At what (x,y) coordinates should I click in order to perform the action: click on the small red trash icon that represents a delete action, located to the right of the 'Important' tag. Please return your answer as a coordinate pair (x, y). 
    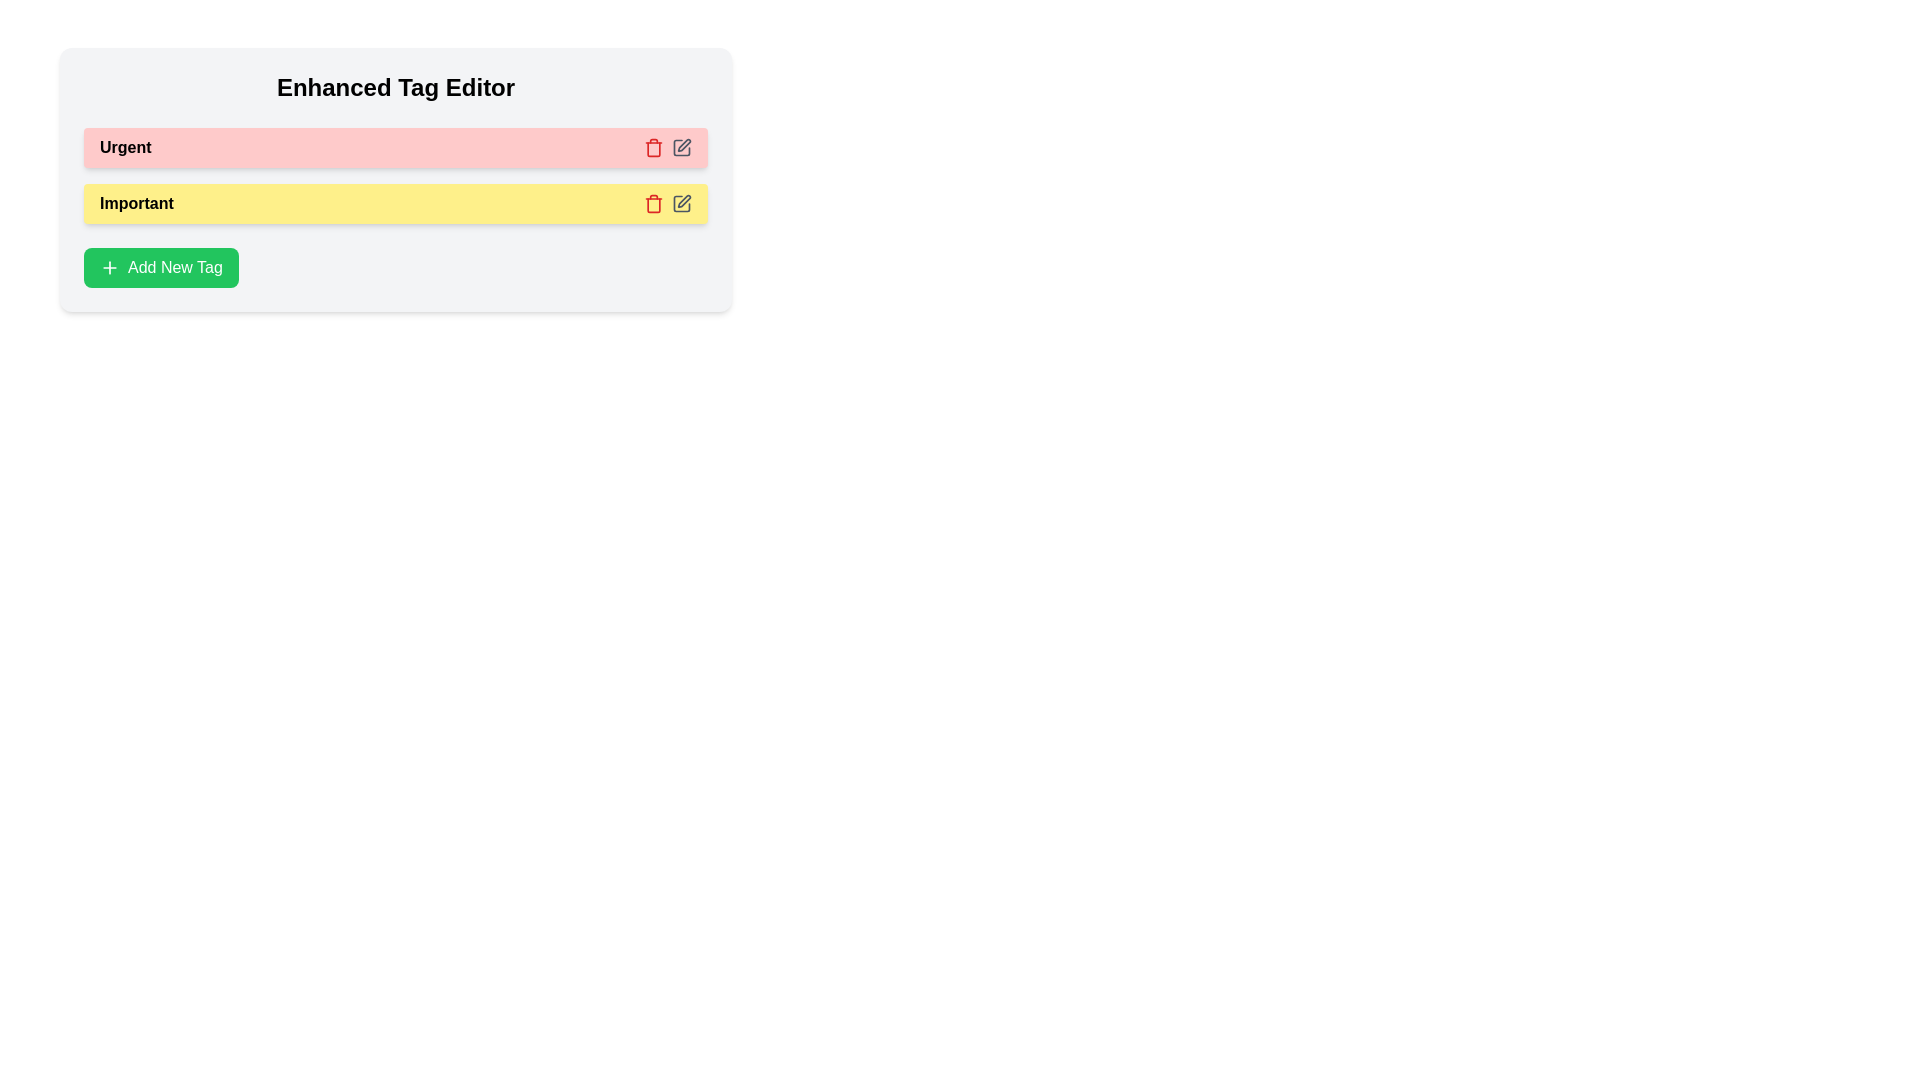
    Looking at the image, I should click on (653, 204).